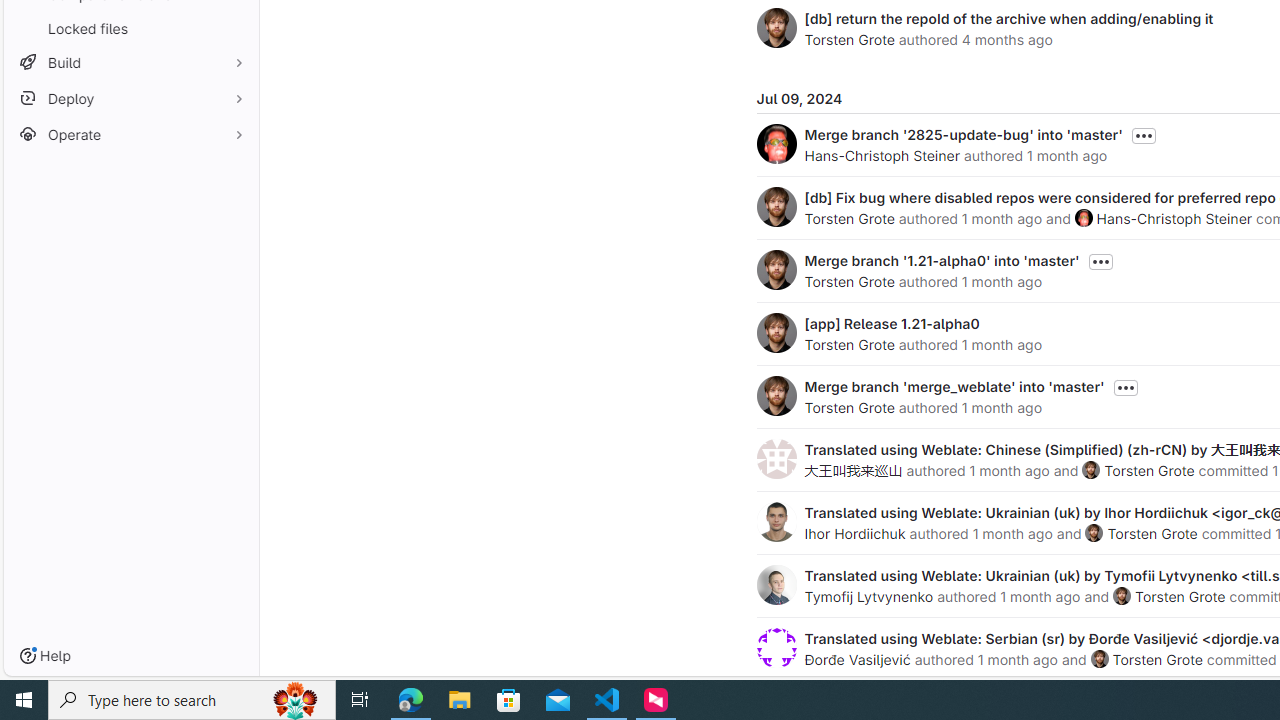 Image resolution: width=1280 pixels, height=720 pixels. Describe the element at coordinates (963, 134) in the screenshot. I see `'Merge branch '` at that location.